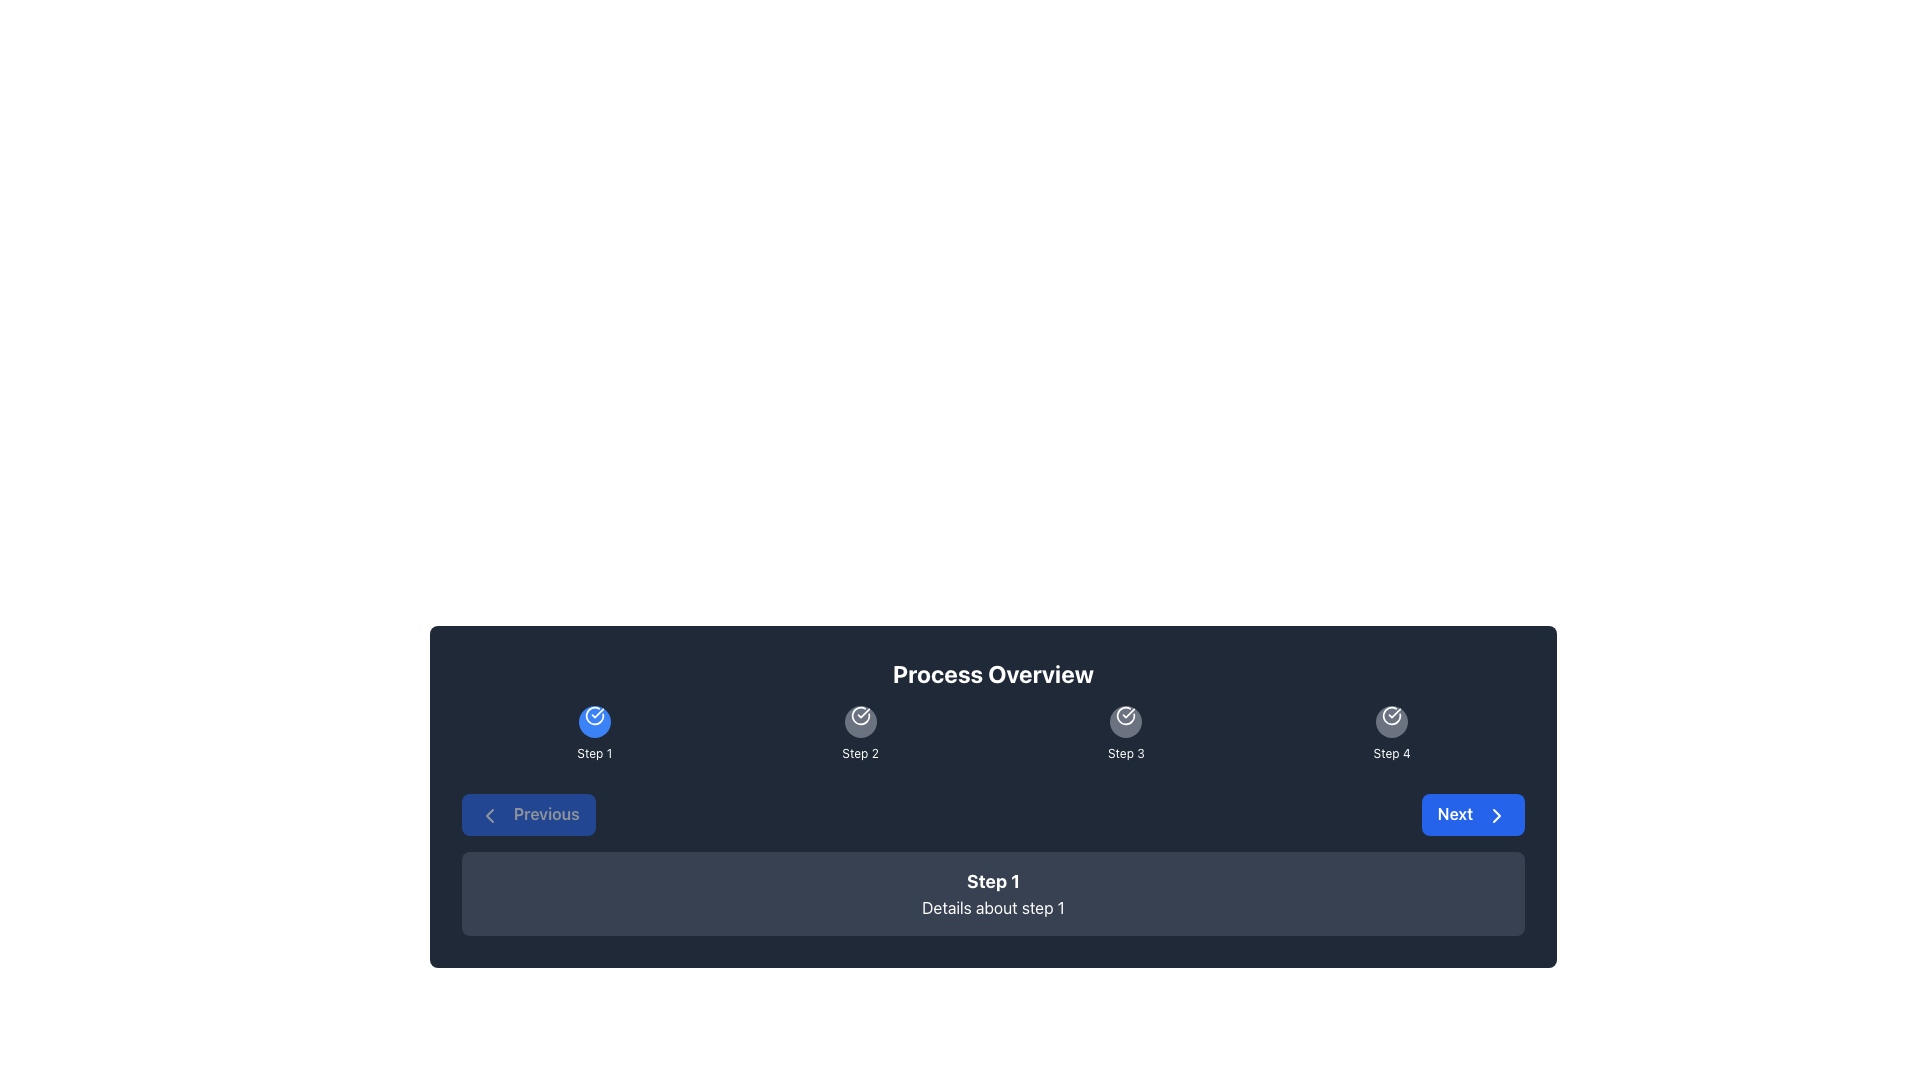  Describe the element at coordinates (593, 733) in the screenshot. I see `the Interactive step indicator labeled 'Step 1', which is highlighted in blue and indicates that this step is completed` at that location.